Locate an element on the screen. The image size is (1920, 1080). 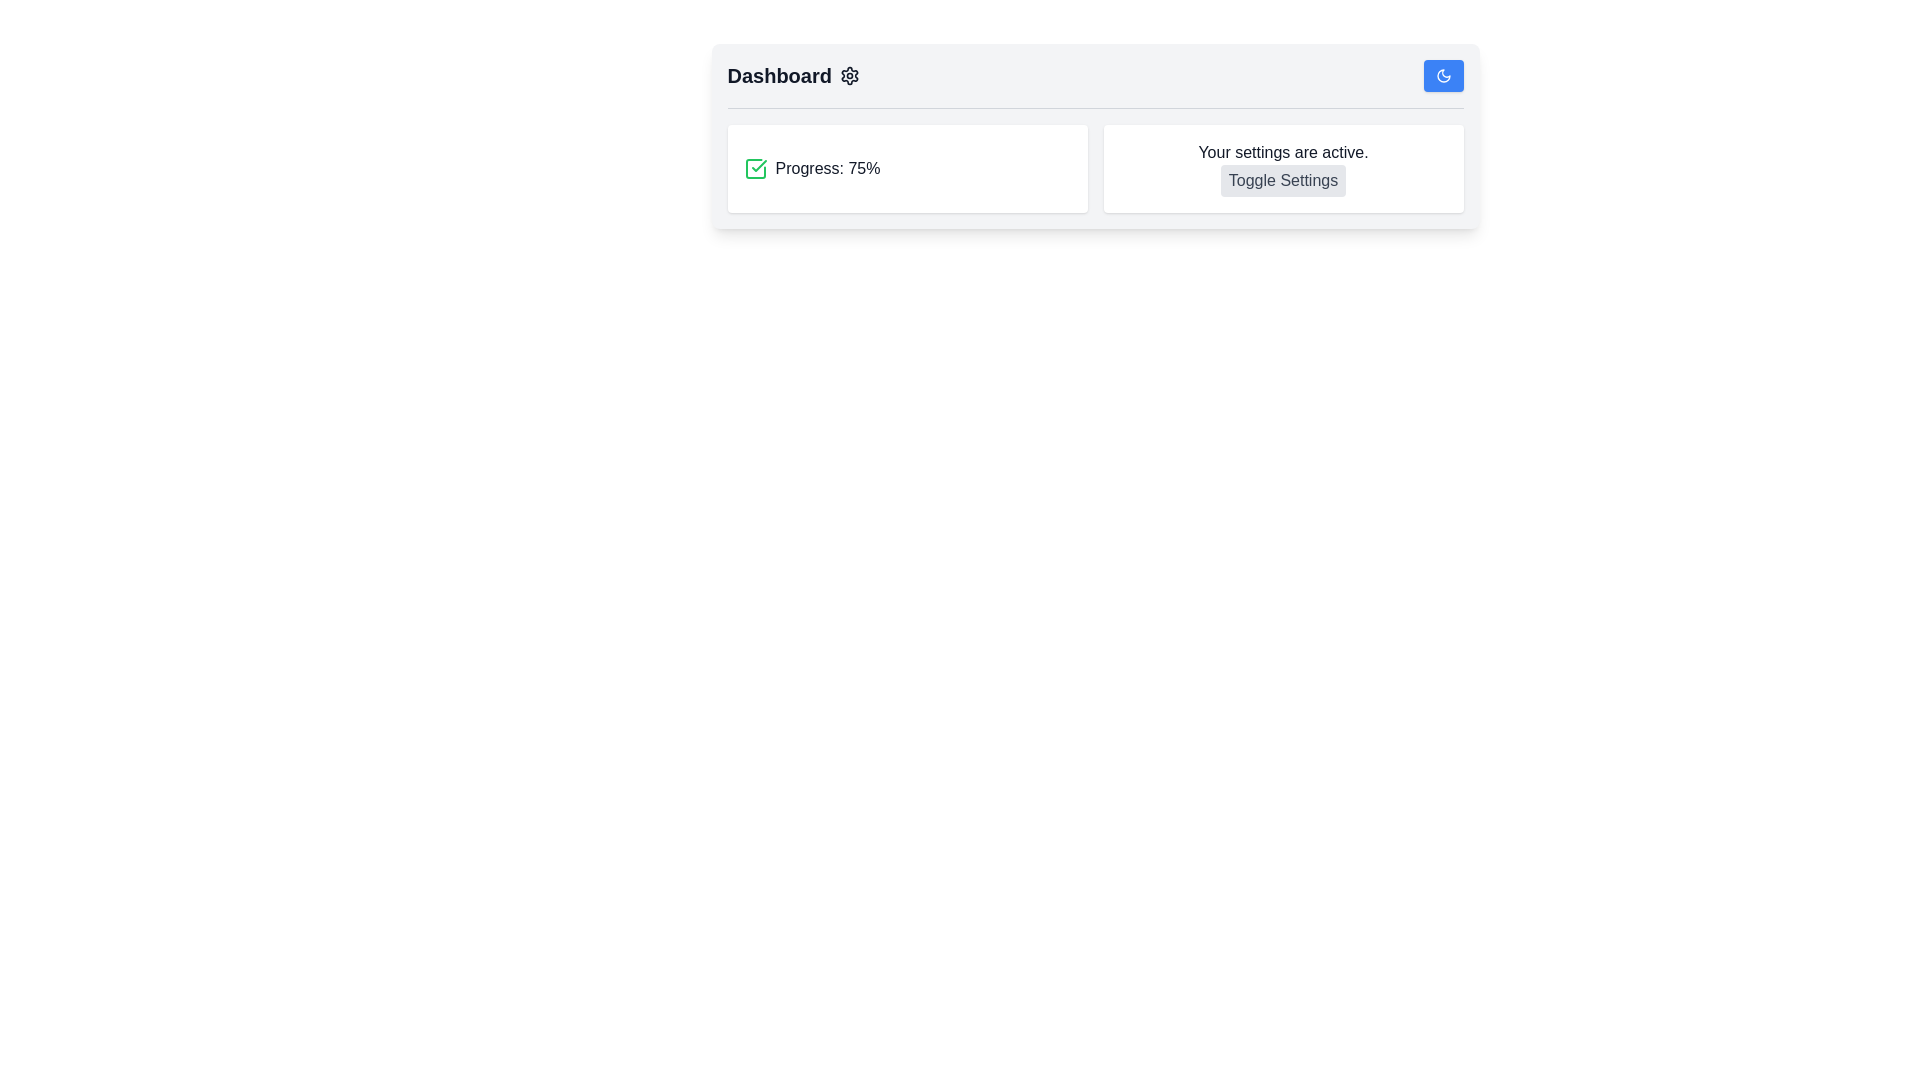
the 'Toggle Settings' button within the settings information card is located at coordinates (1283, 168).